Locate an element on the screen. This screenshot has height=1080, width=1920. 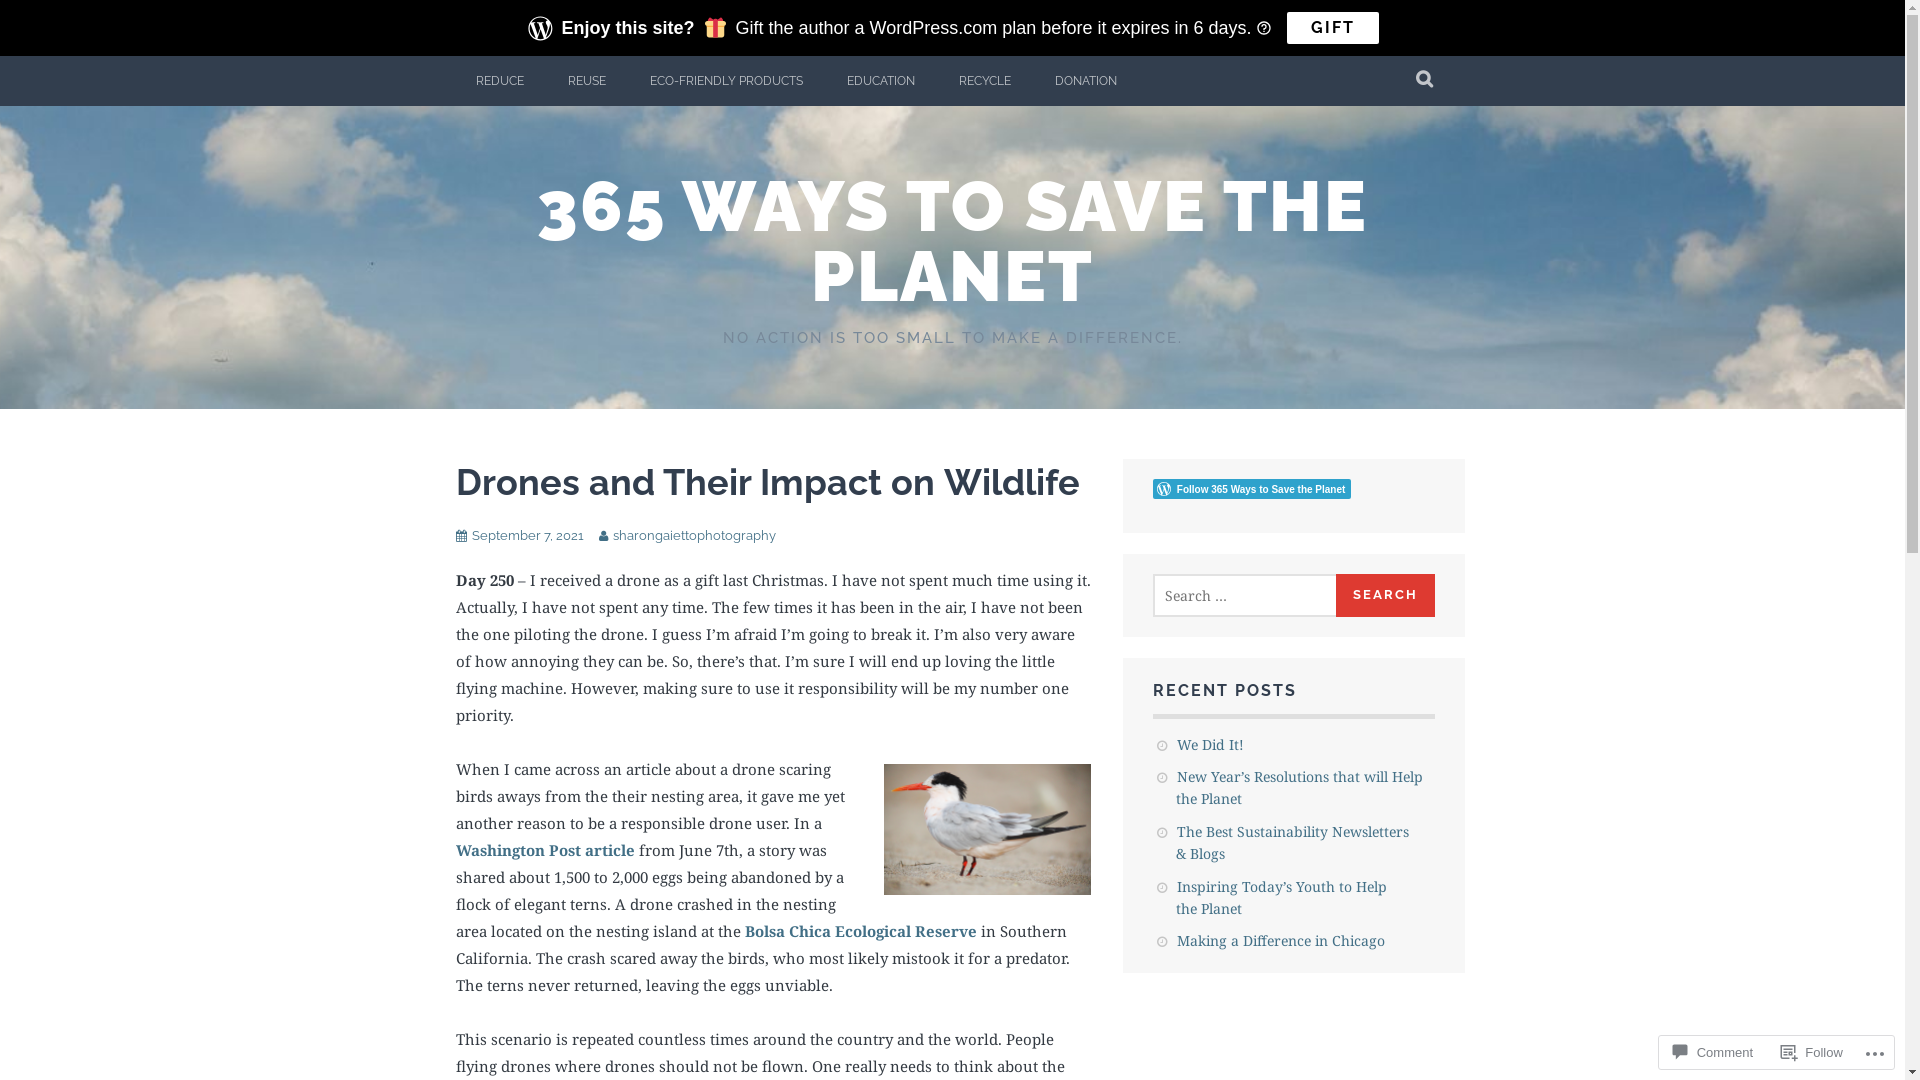
'The Best Sustainability Newsletters & Blogs' is located at coordinates (1292, 842).